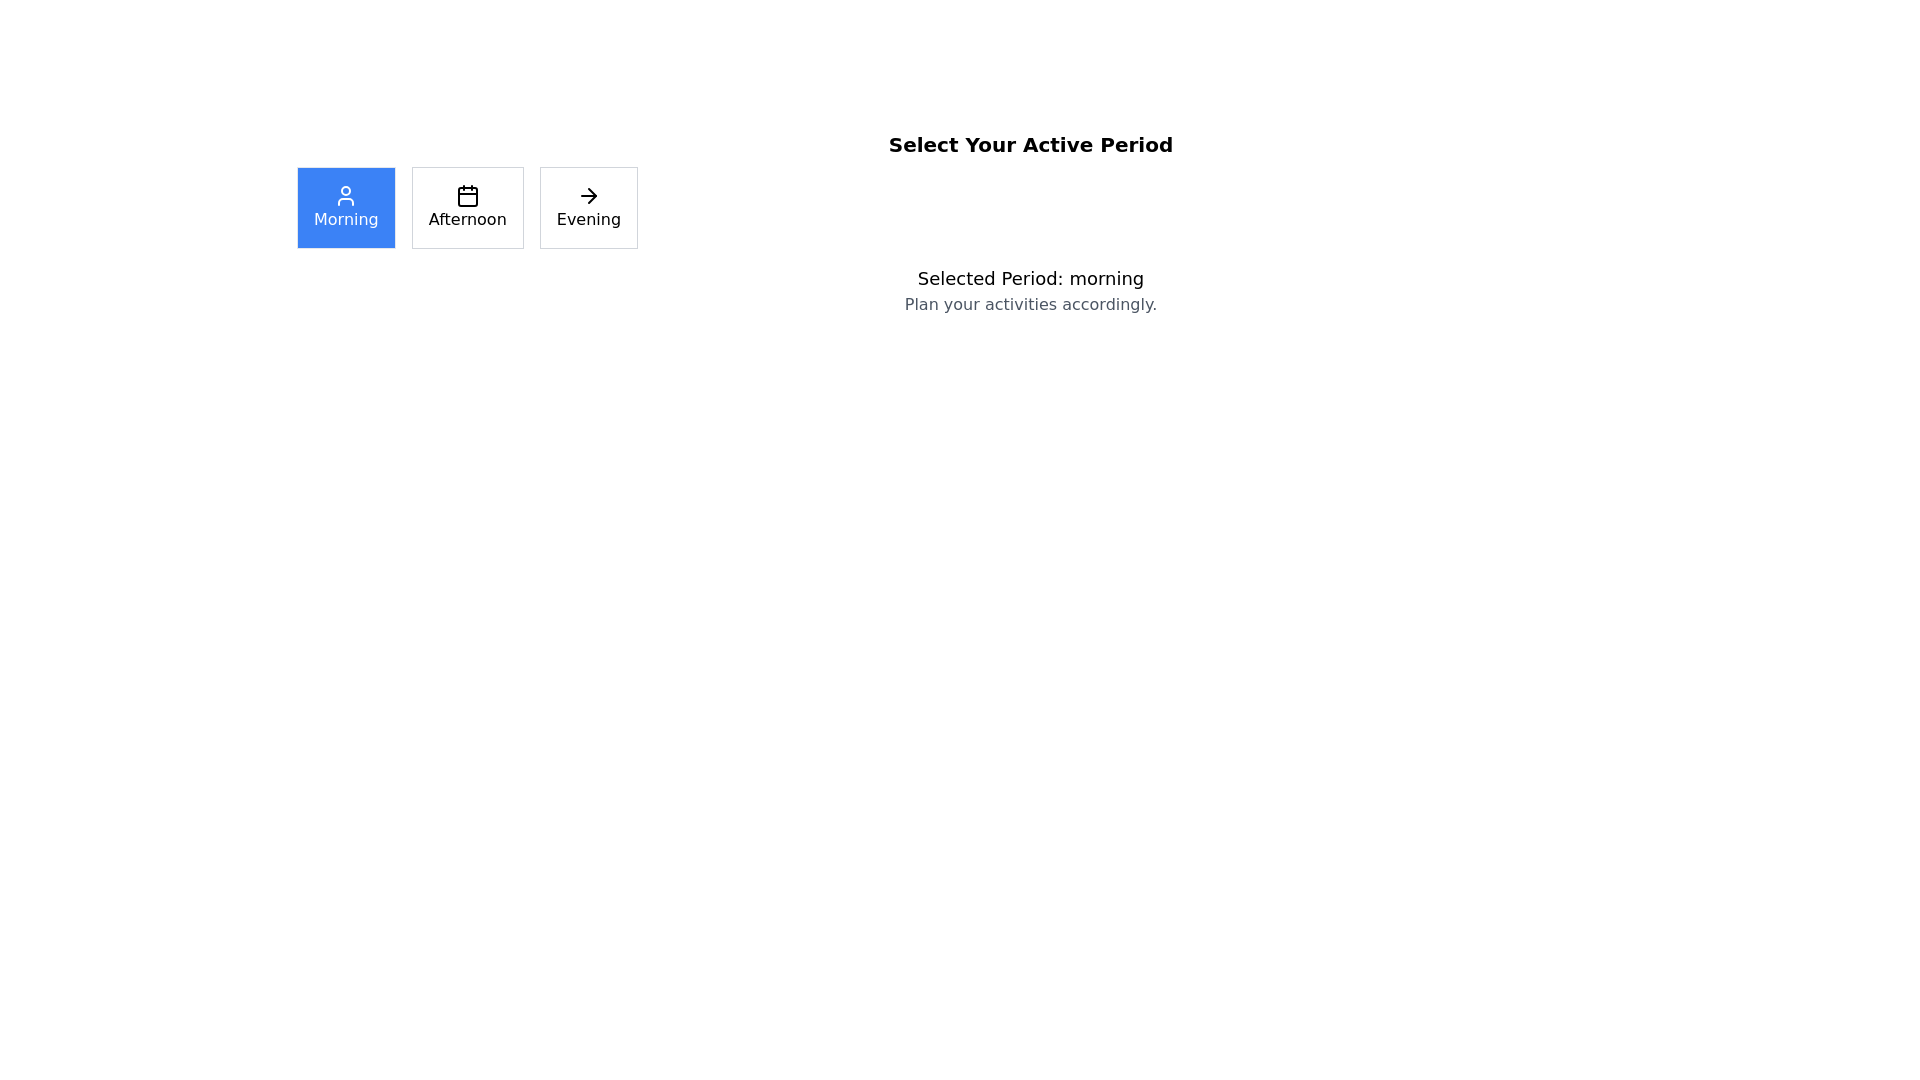  I want to click on text label displaying 'Afternoon' which is part of a selectable area representing the afternoon time period, located centrally between the 'Morning' and 'Evening' blocks, so click(466, 219).